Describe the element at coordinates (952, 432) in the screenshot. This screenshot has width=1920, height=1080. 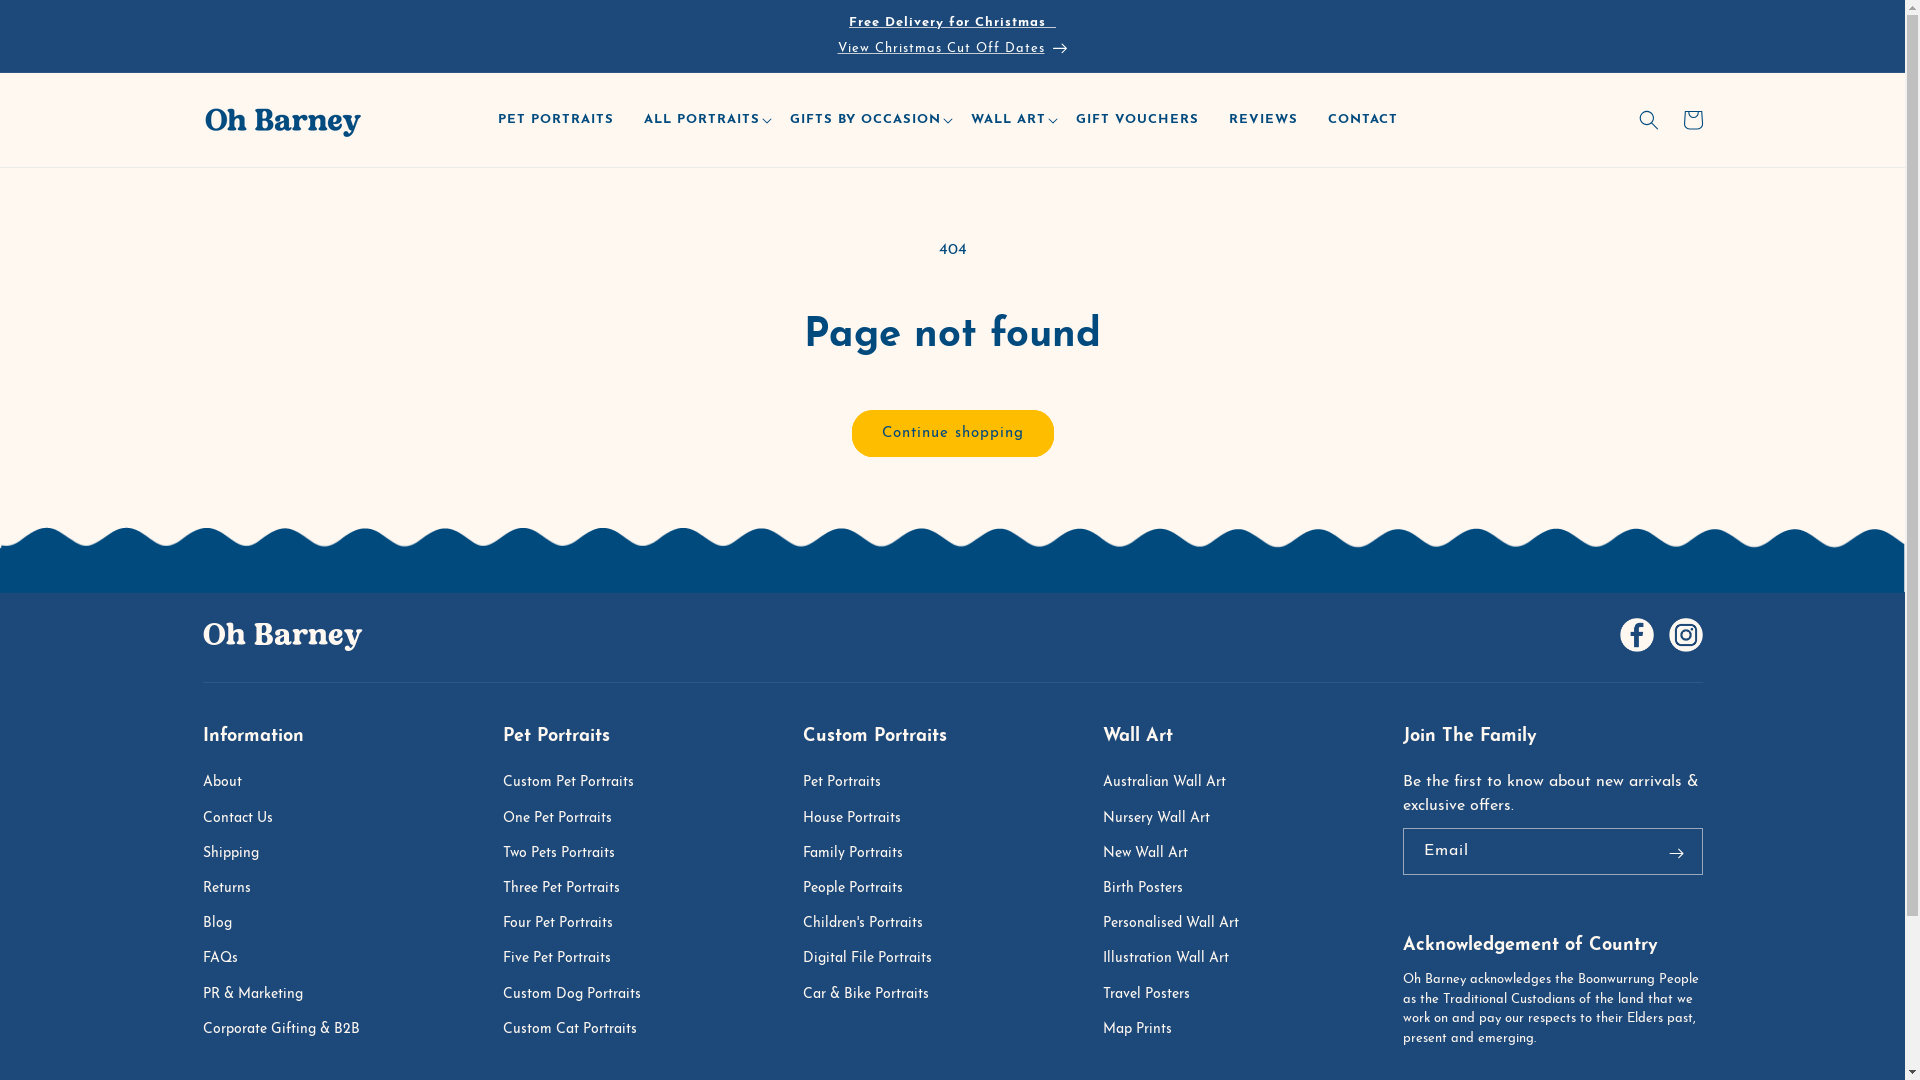
I see `'Continue shopping'` at that location.